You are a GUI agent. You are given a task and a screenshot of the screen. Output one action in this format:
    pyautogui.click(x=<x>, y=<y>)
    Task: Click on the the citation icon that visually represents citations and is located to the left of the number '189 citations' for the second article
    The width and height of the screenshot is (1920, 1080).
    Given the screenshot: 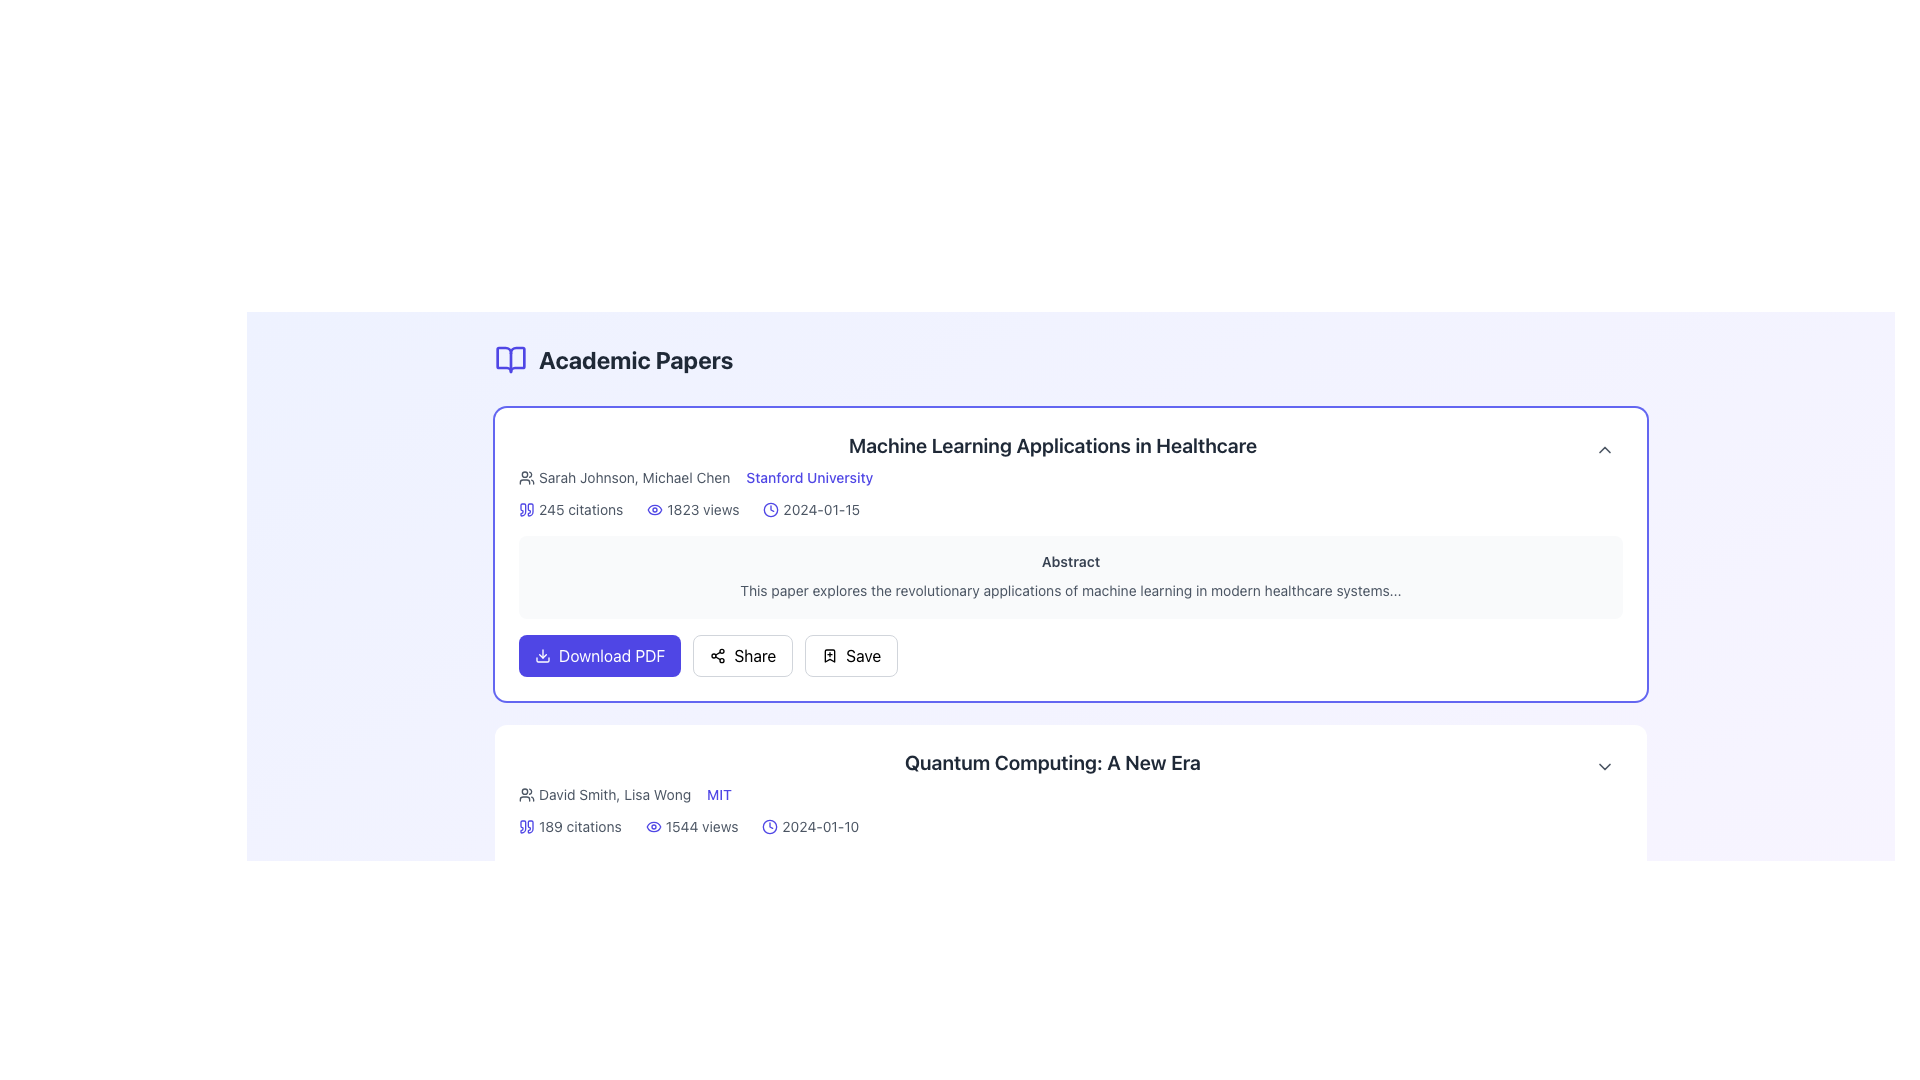 What is the action you would take?
    pyautogui.click(x=530, y=826)
    